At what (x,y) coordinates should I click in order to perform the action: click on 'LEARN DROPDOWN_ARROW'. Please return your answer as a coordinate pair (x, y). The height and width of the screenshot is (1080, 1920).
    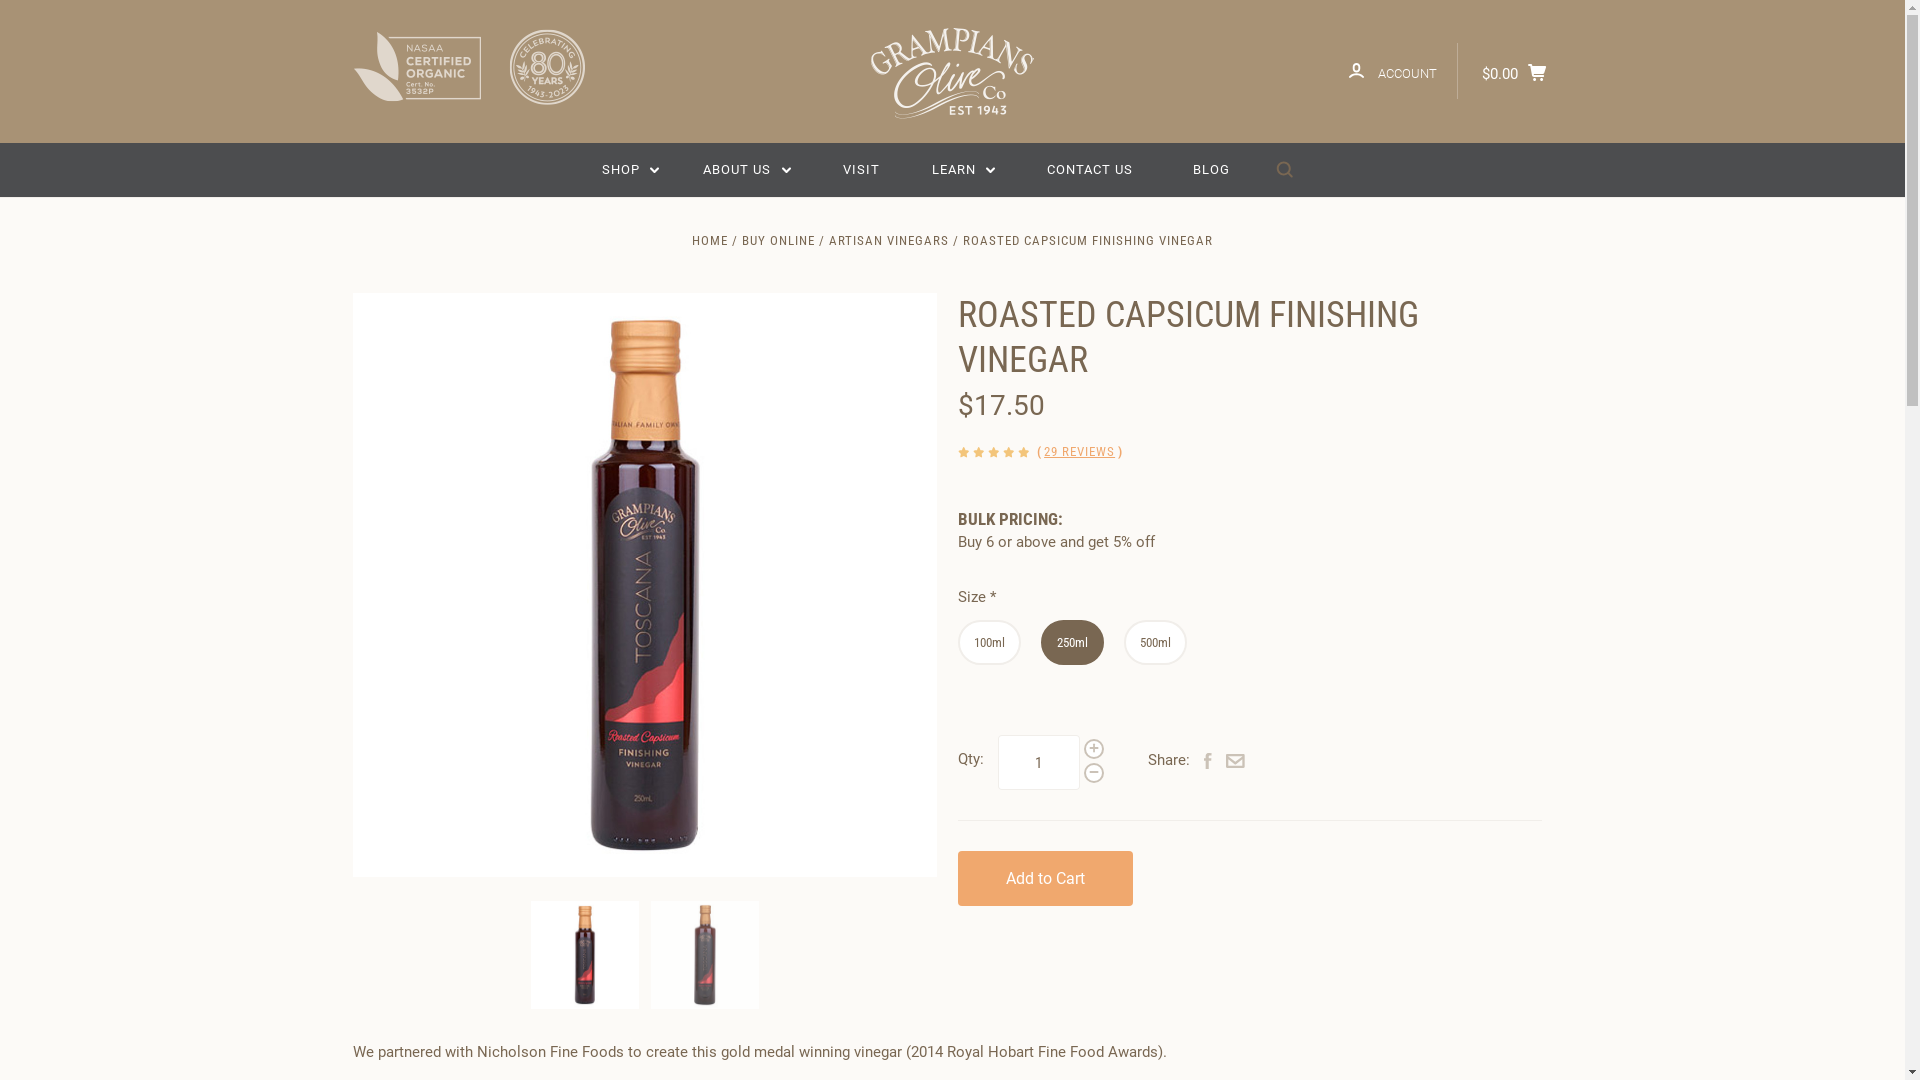
    Looking at the image, I should click on (964, 168).